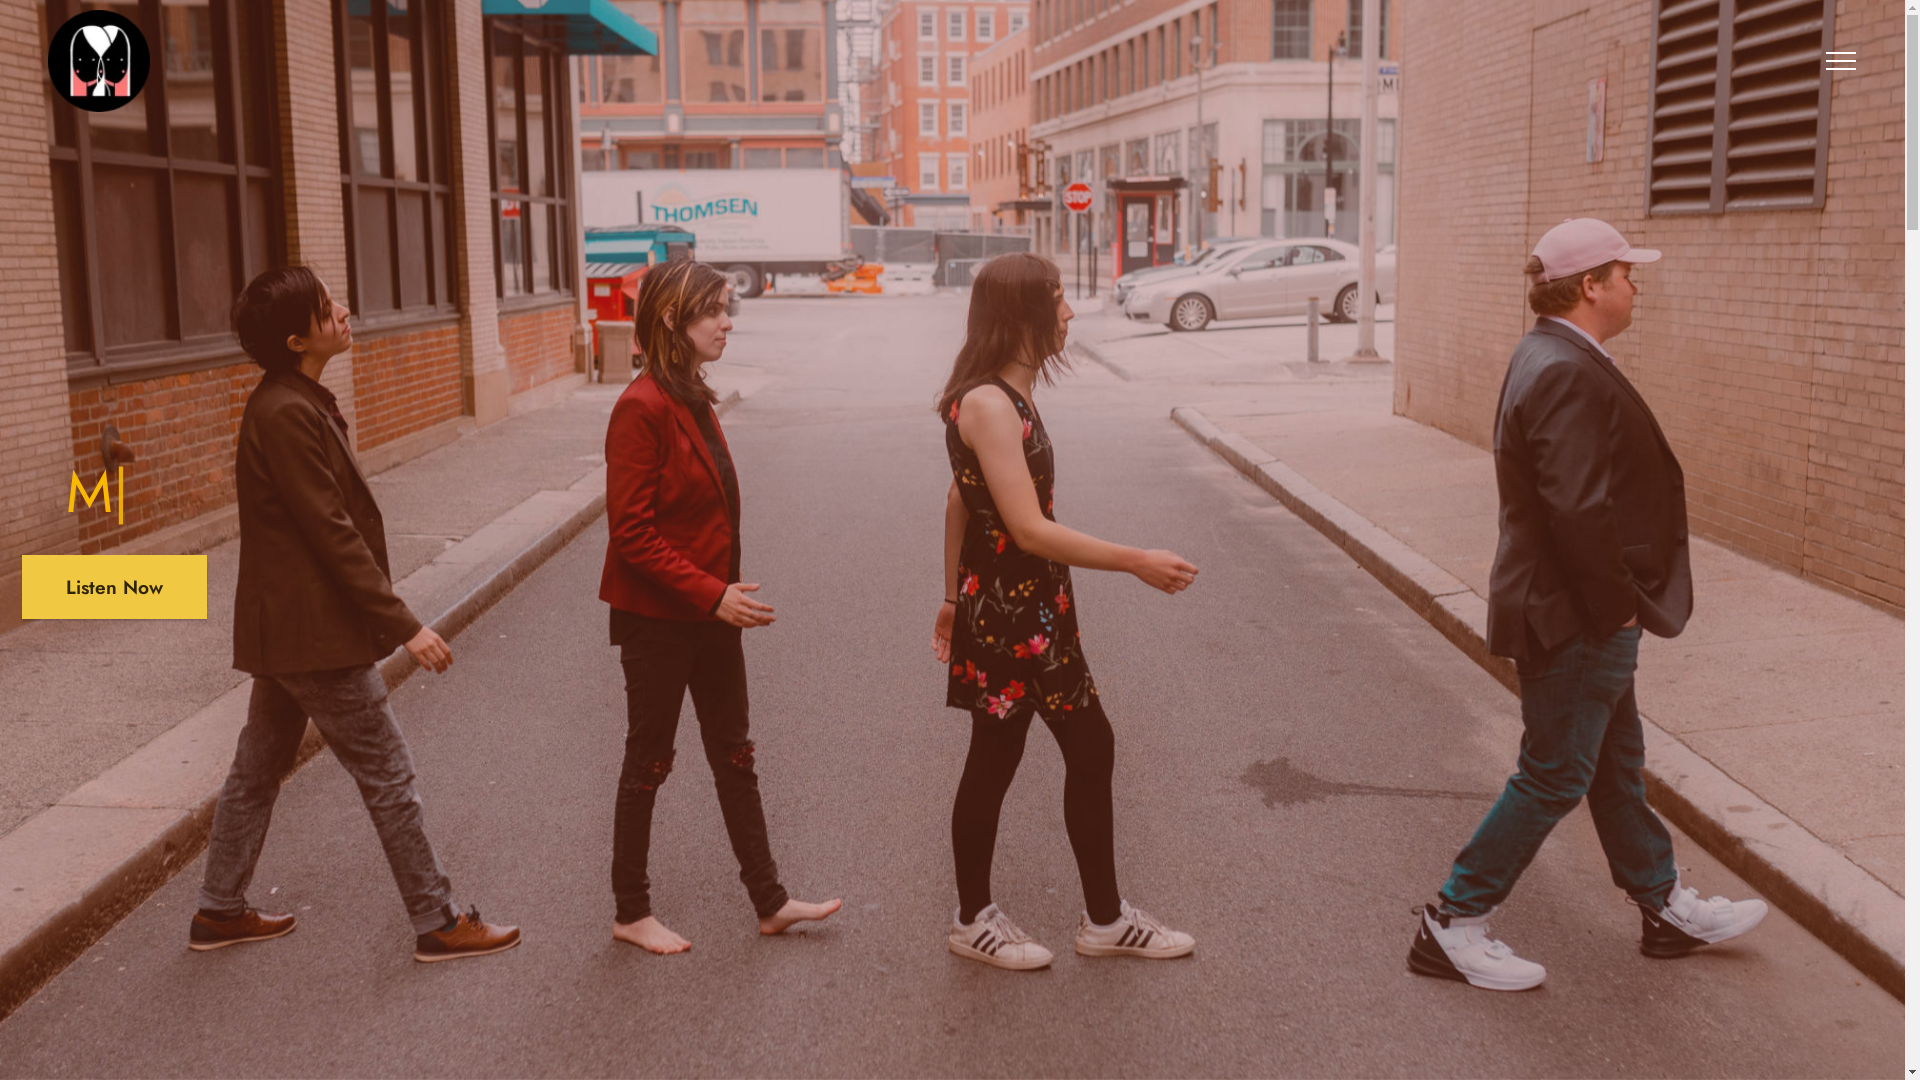 This screenshot has height=1080, width=1920. What do you see at coordinates (113, 585) in the screenshot?
I see `'Listen Now'` at bounding box center [113, 585].